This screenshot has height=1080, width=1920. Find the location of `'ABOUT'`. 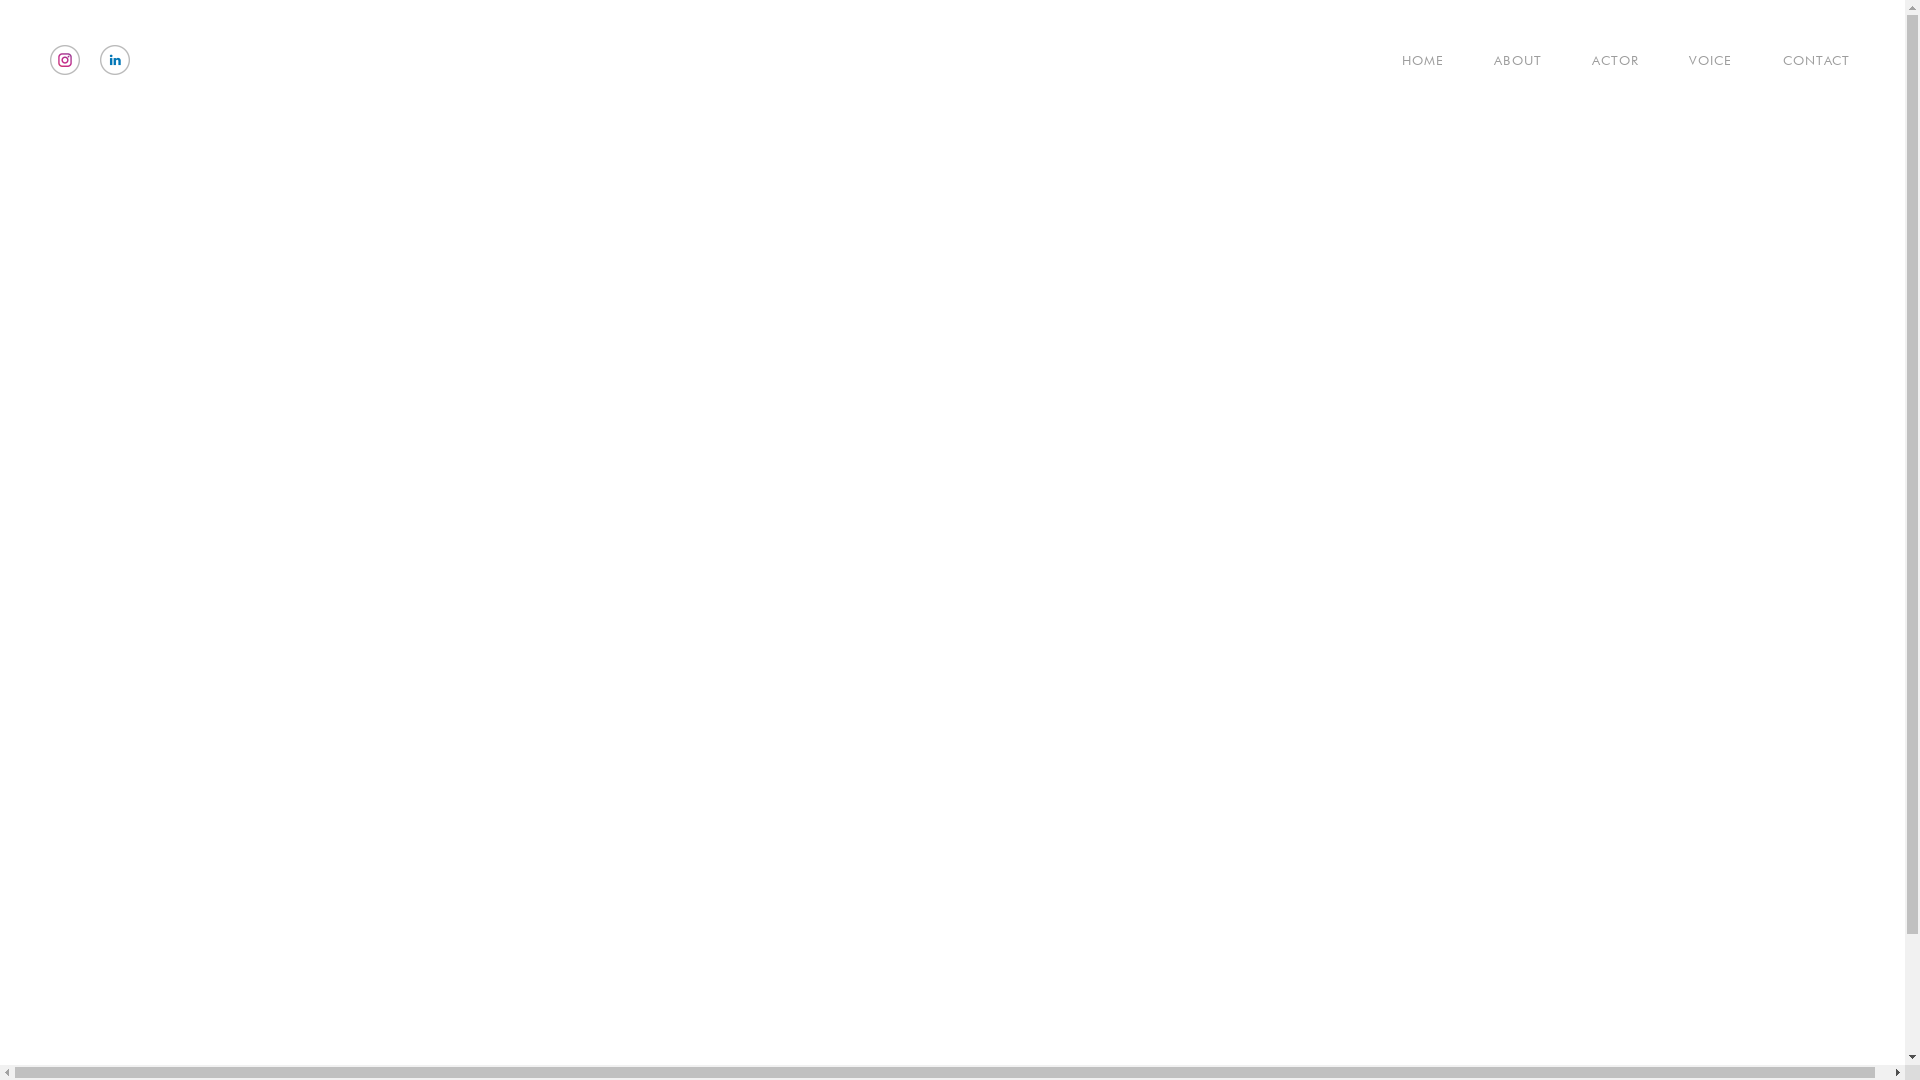

'ABOUT' is located at coordinates (1497, 59).